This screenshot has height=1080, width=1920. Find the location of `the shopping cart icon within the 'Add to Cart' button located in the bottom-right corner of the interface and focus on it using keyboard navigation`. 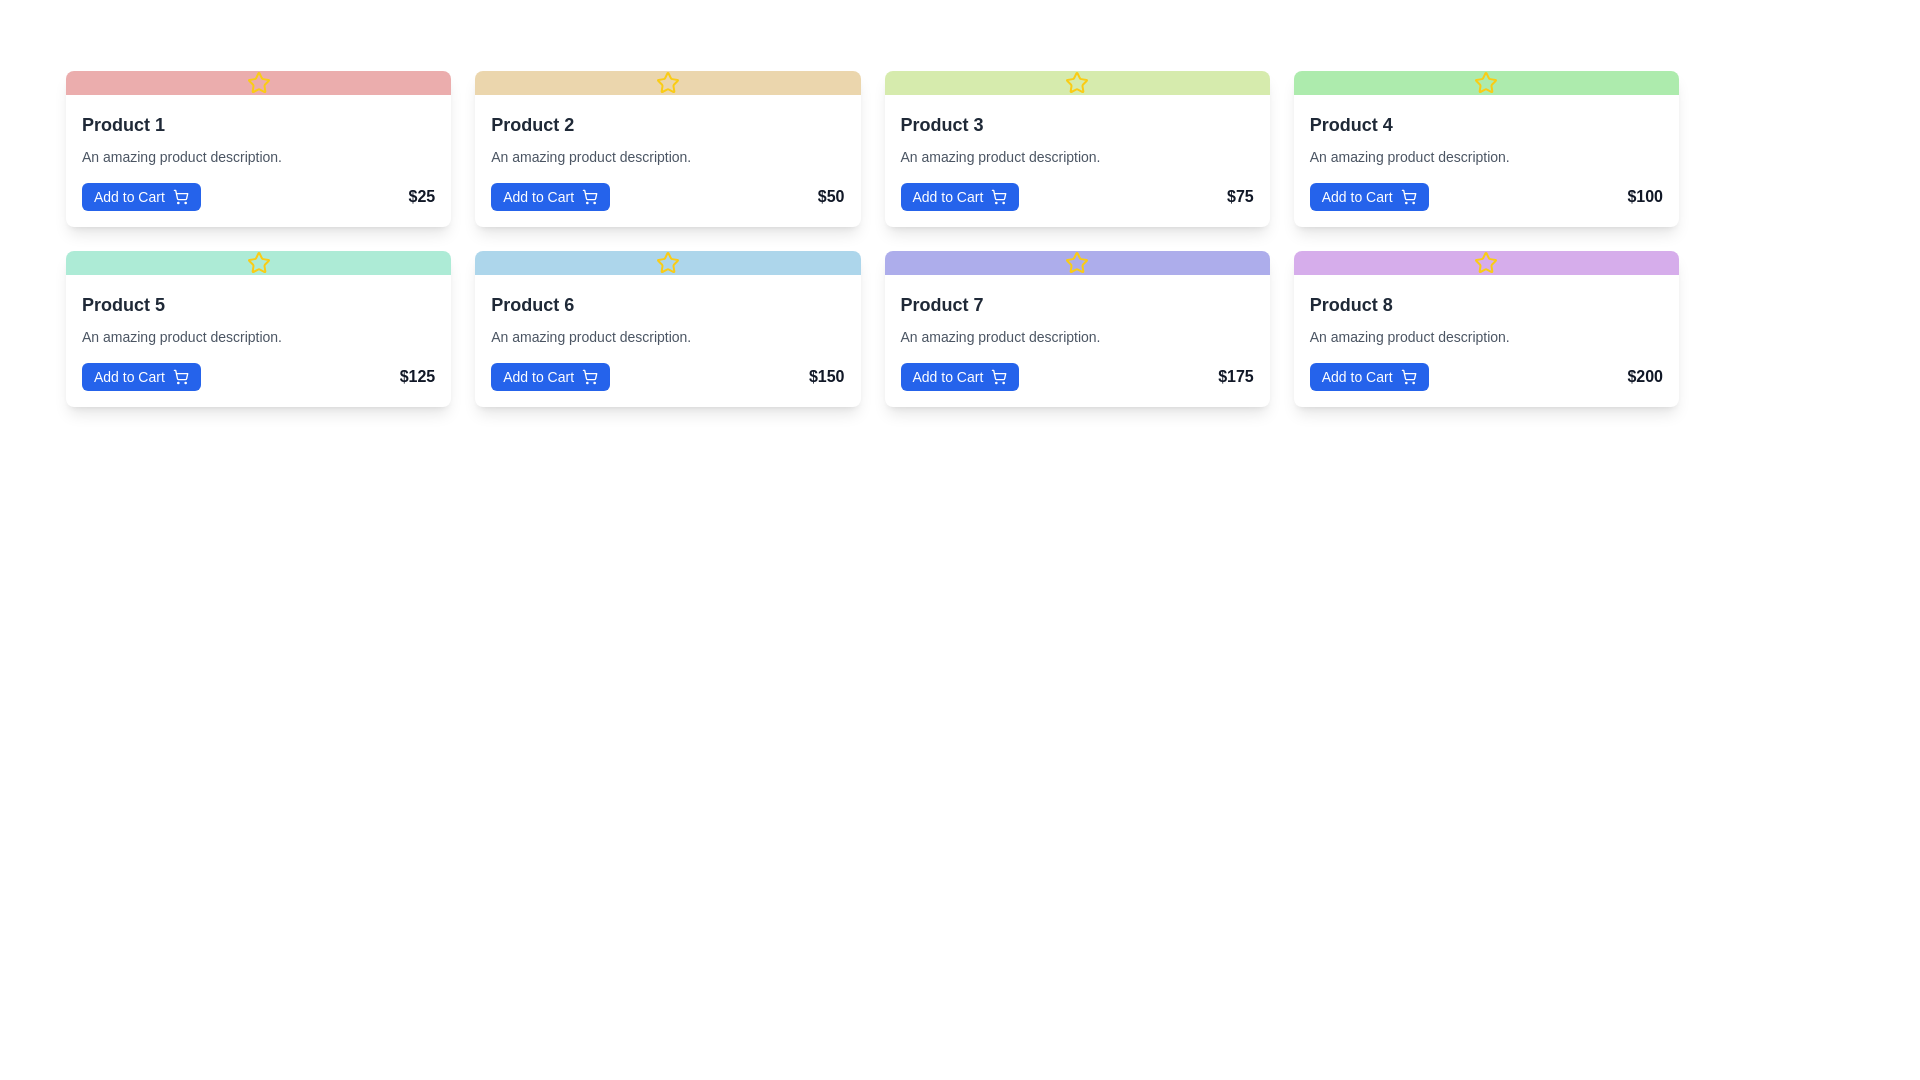

the shopping cart icon within the 'Add to Cart' button located in the bottom-right corner of the interface and focus on it using keyboard navigation is located at coordinates (1407, 374).